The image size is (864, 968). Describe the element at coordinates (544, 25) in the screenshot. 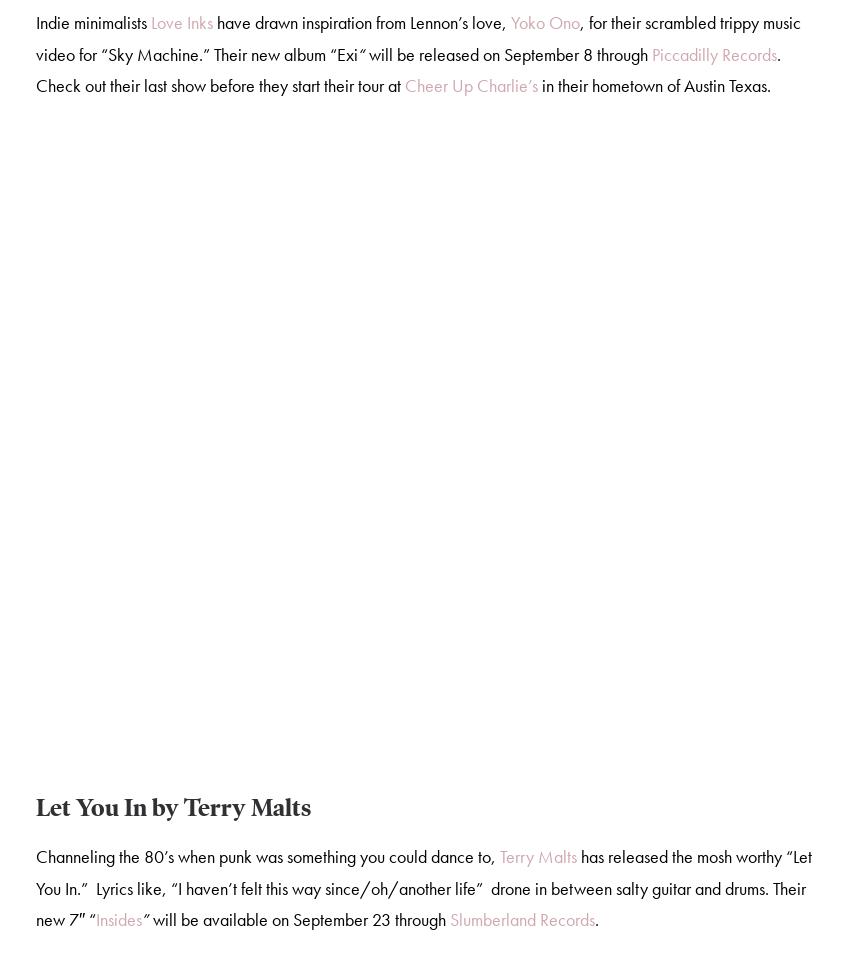

I see `'Yoko Ono'` at that location.